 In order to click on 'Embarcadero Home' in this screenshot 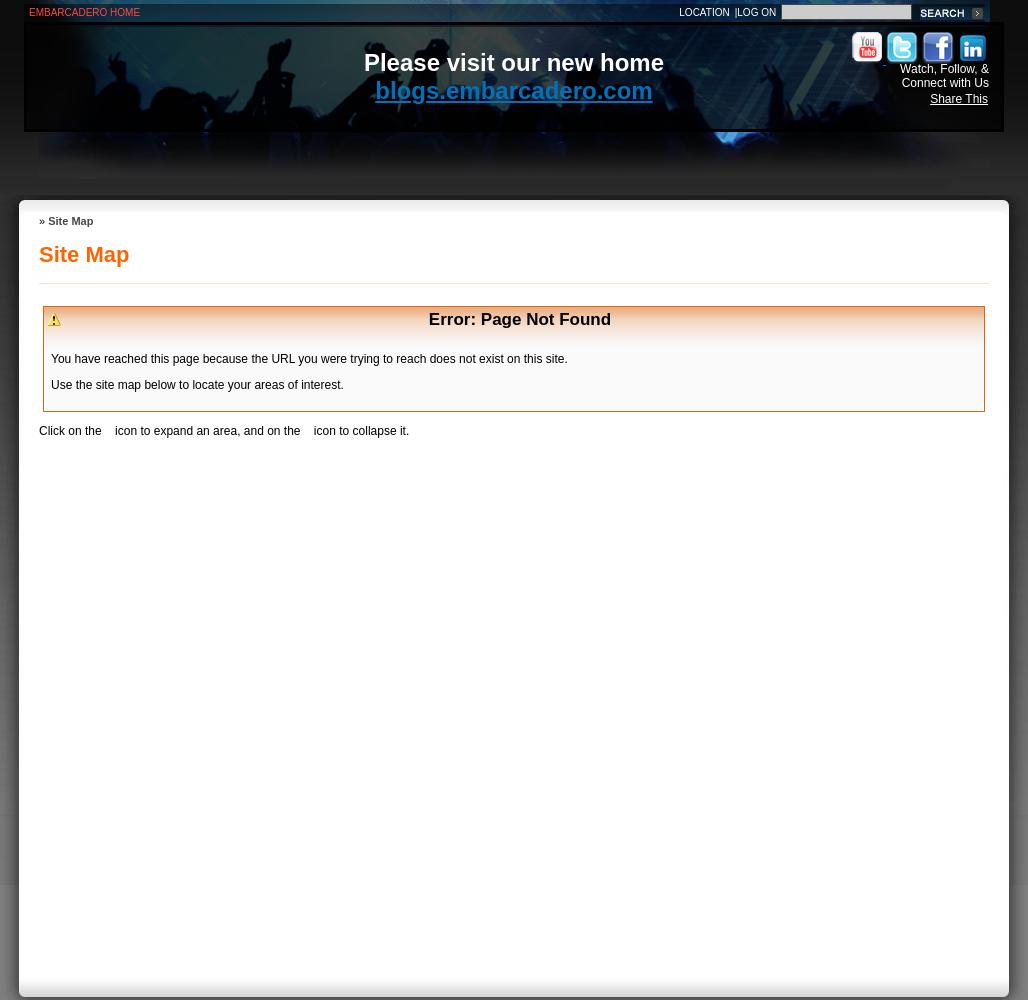, I will do `click(83, 12)`.